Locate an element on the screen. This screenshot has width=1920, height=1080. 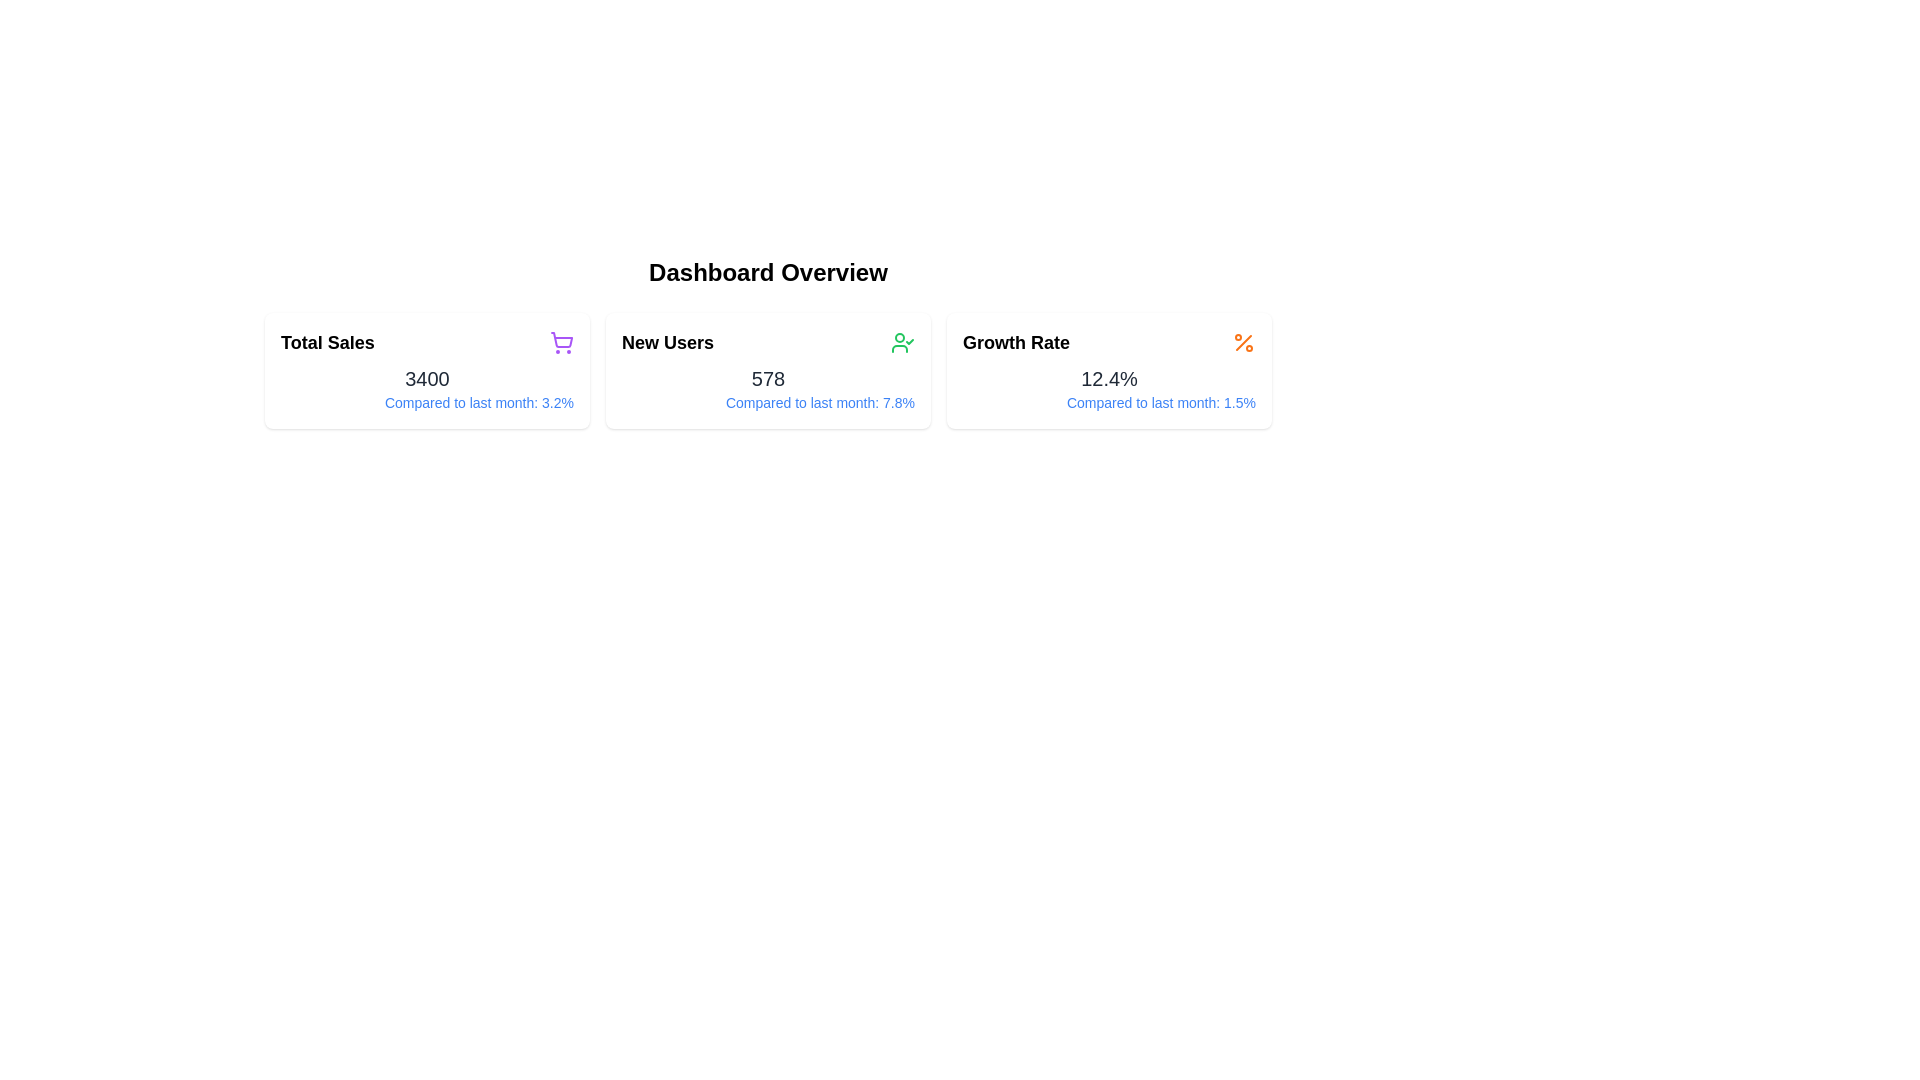
the purple shopping cart icon located on the 'Total Sales' card, which is the leftmost card in a row of three cards on the dashboard is located at coordinates (560, 342).